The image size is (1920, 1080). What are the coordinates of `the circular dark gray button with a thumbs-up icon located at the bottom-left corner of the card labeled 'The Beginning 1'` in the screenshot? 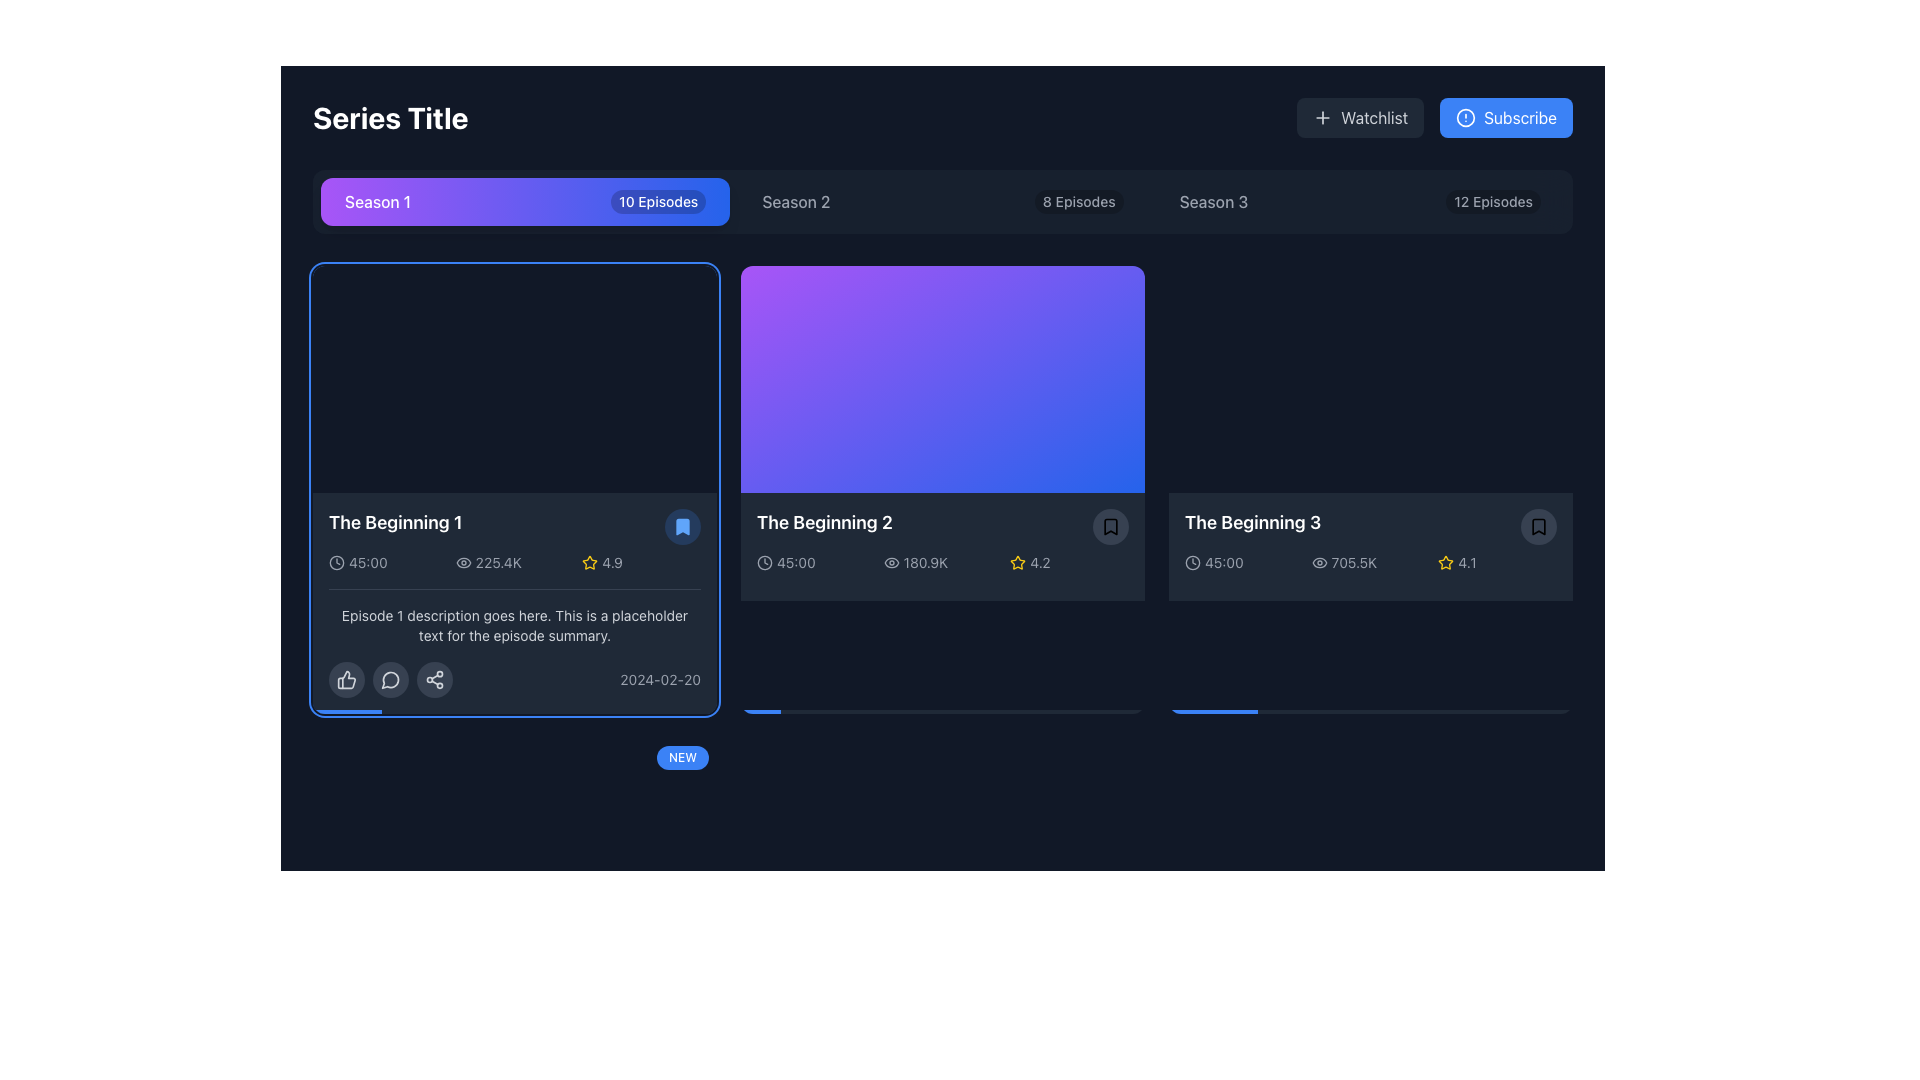 It's located at (346, 678).